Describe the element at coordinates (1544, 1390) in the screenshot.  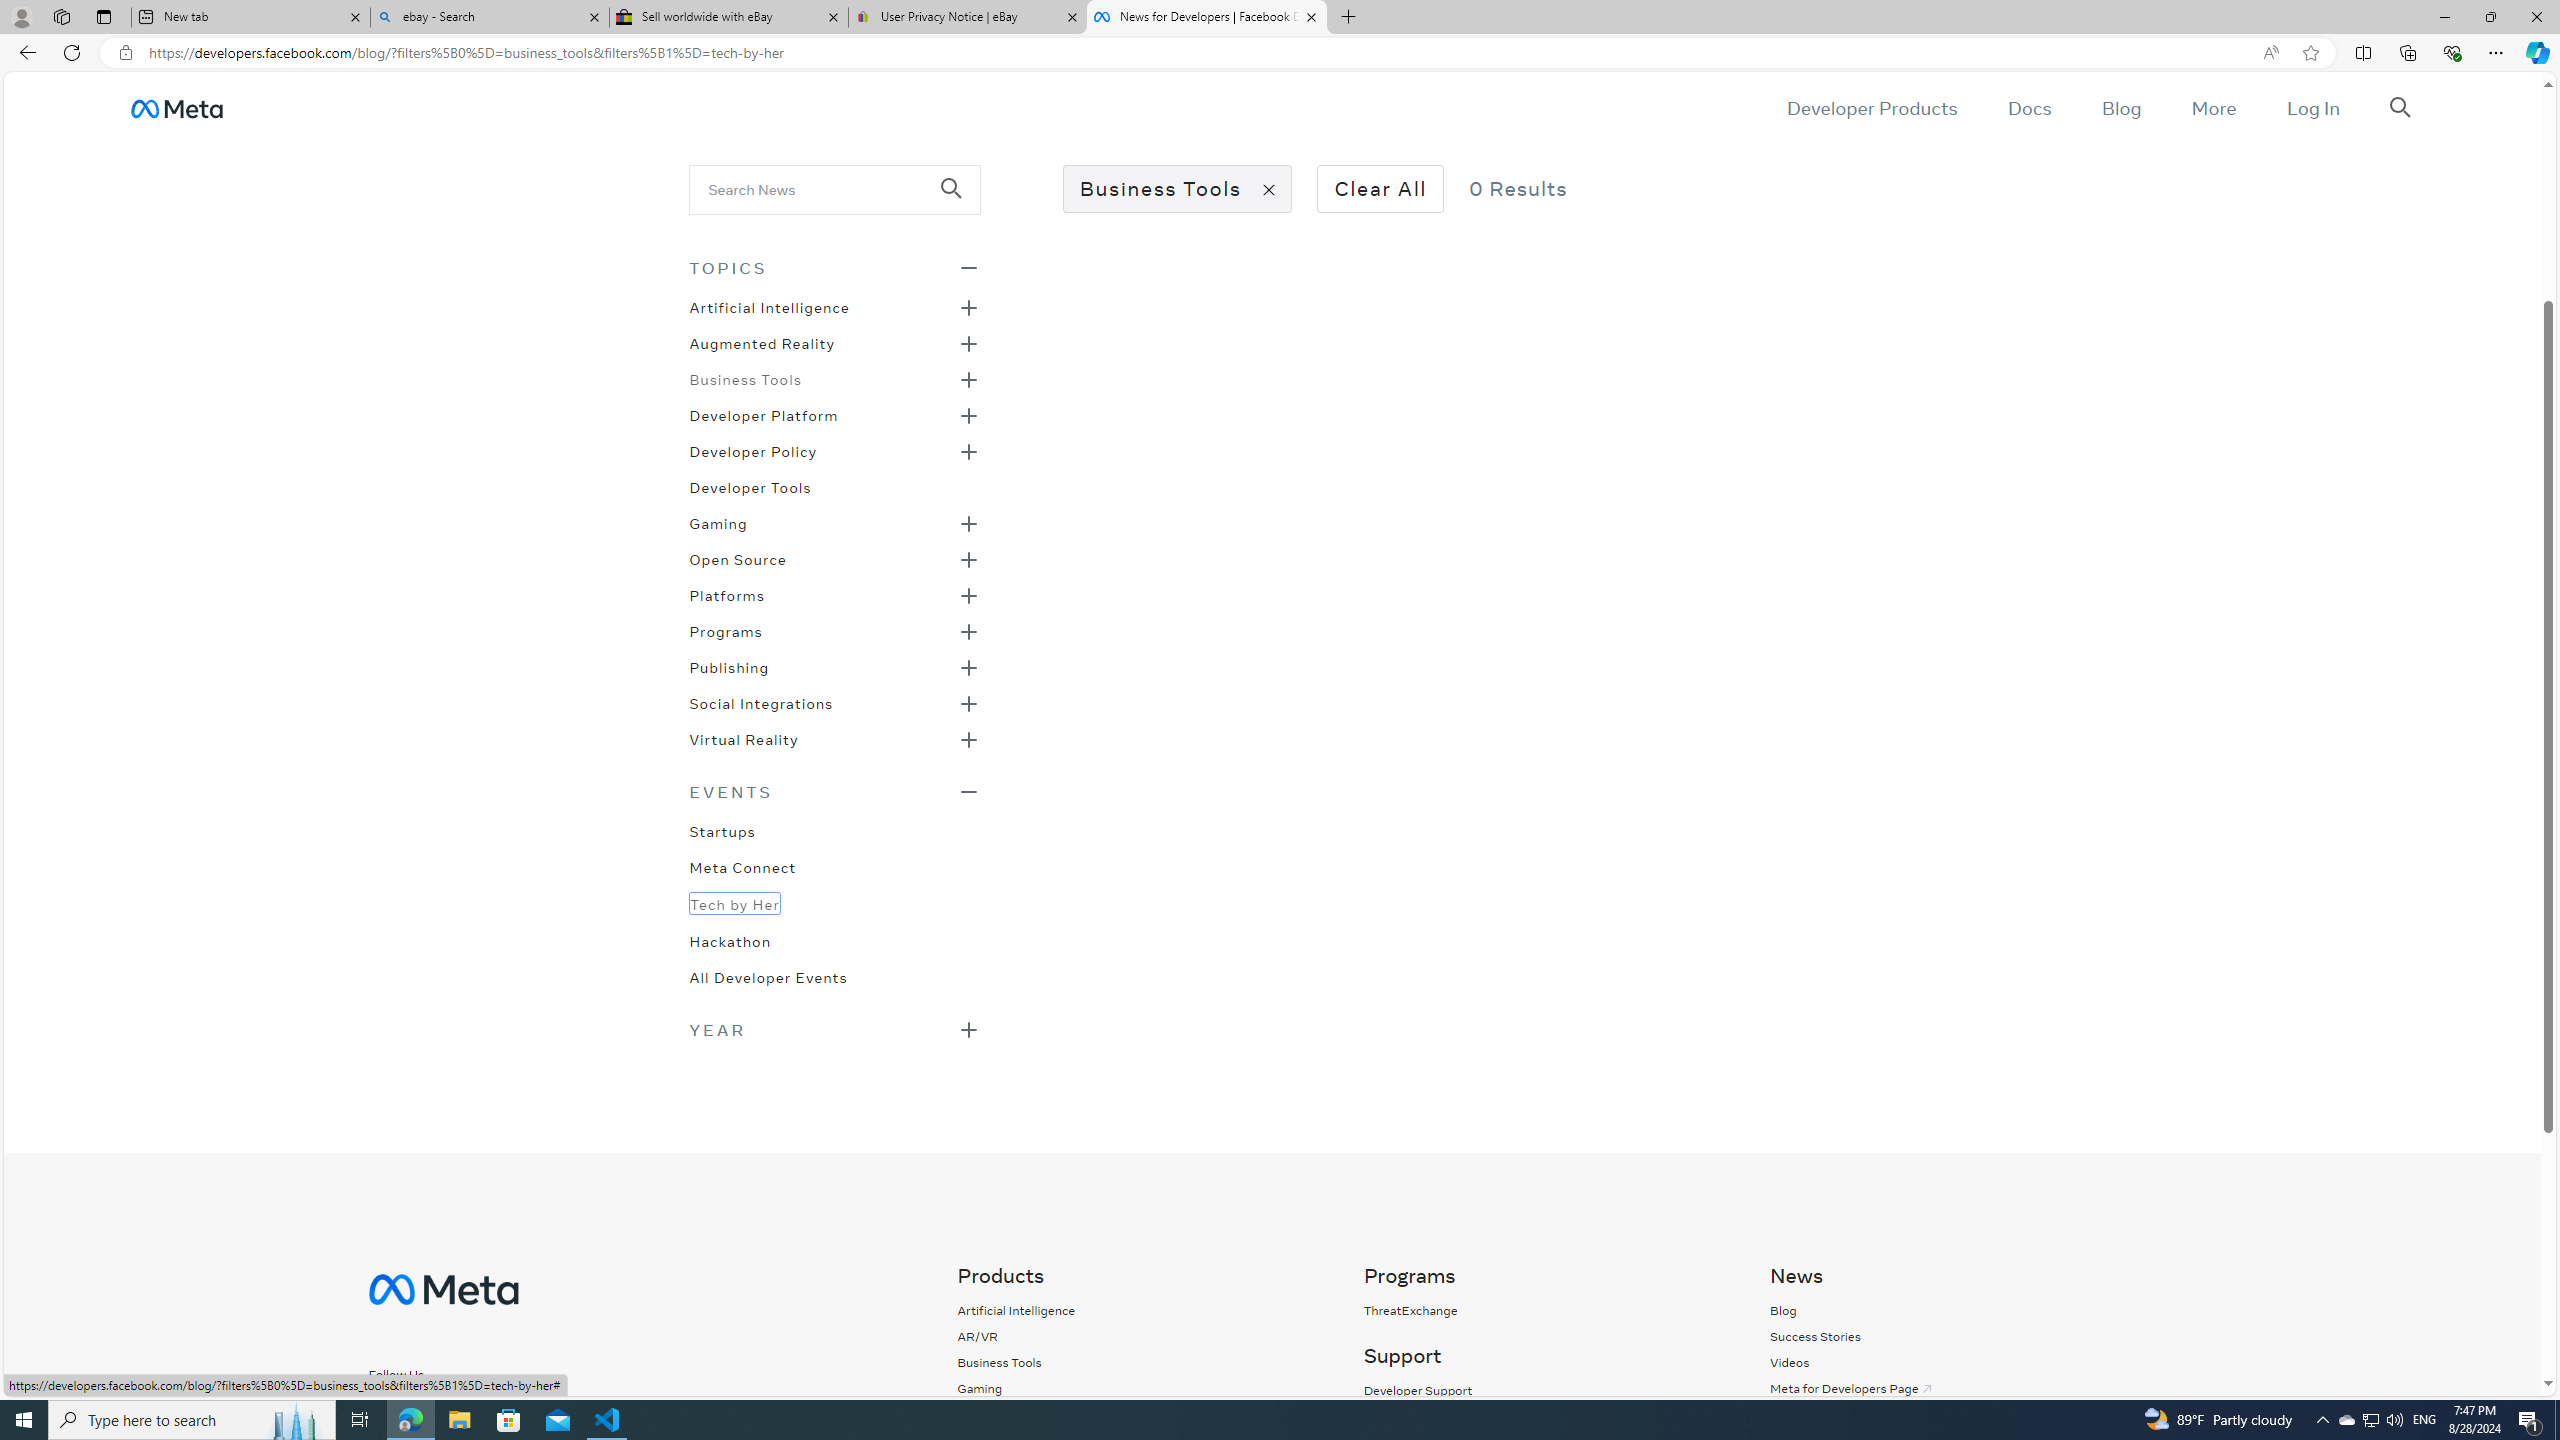
I see `'Developer Support'` at that location.